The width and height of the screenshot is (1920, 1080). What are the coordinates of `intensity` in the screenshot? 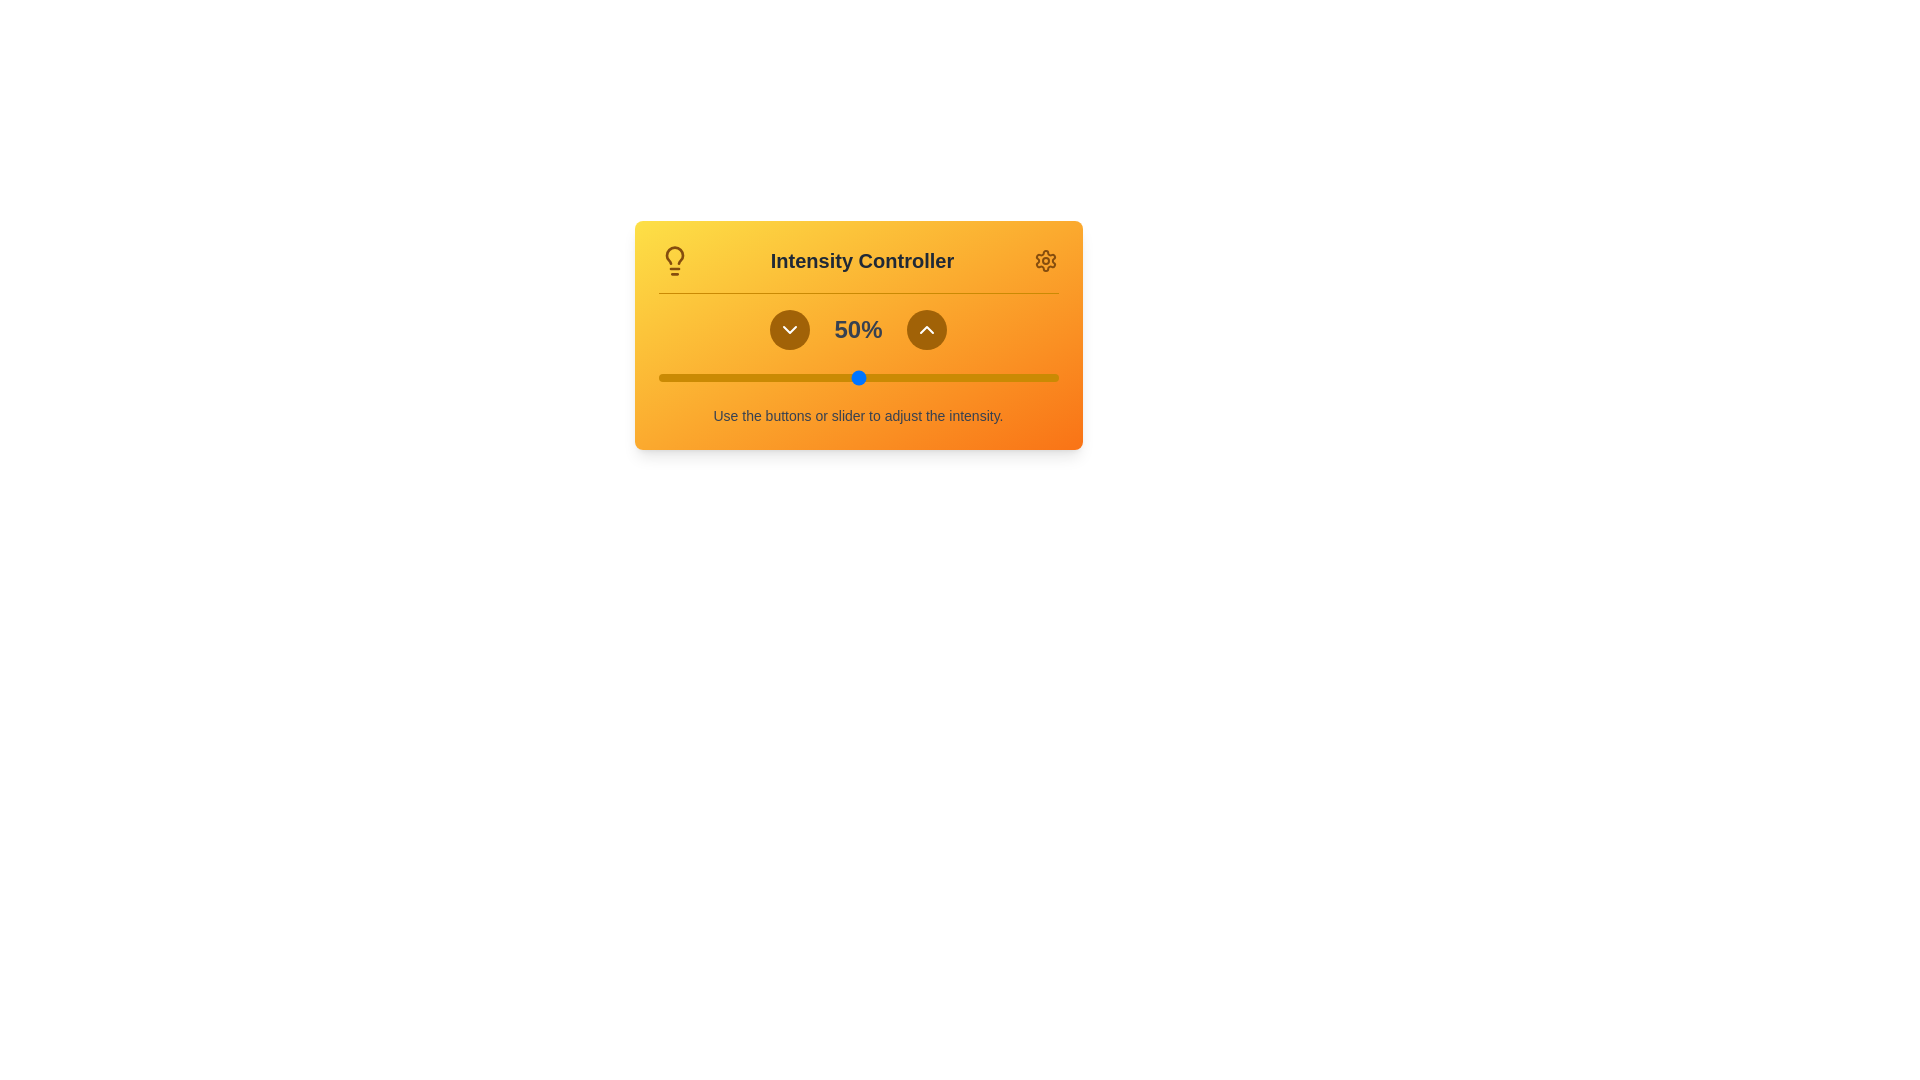 It's located at (658, 378).